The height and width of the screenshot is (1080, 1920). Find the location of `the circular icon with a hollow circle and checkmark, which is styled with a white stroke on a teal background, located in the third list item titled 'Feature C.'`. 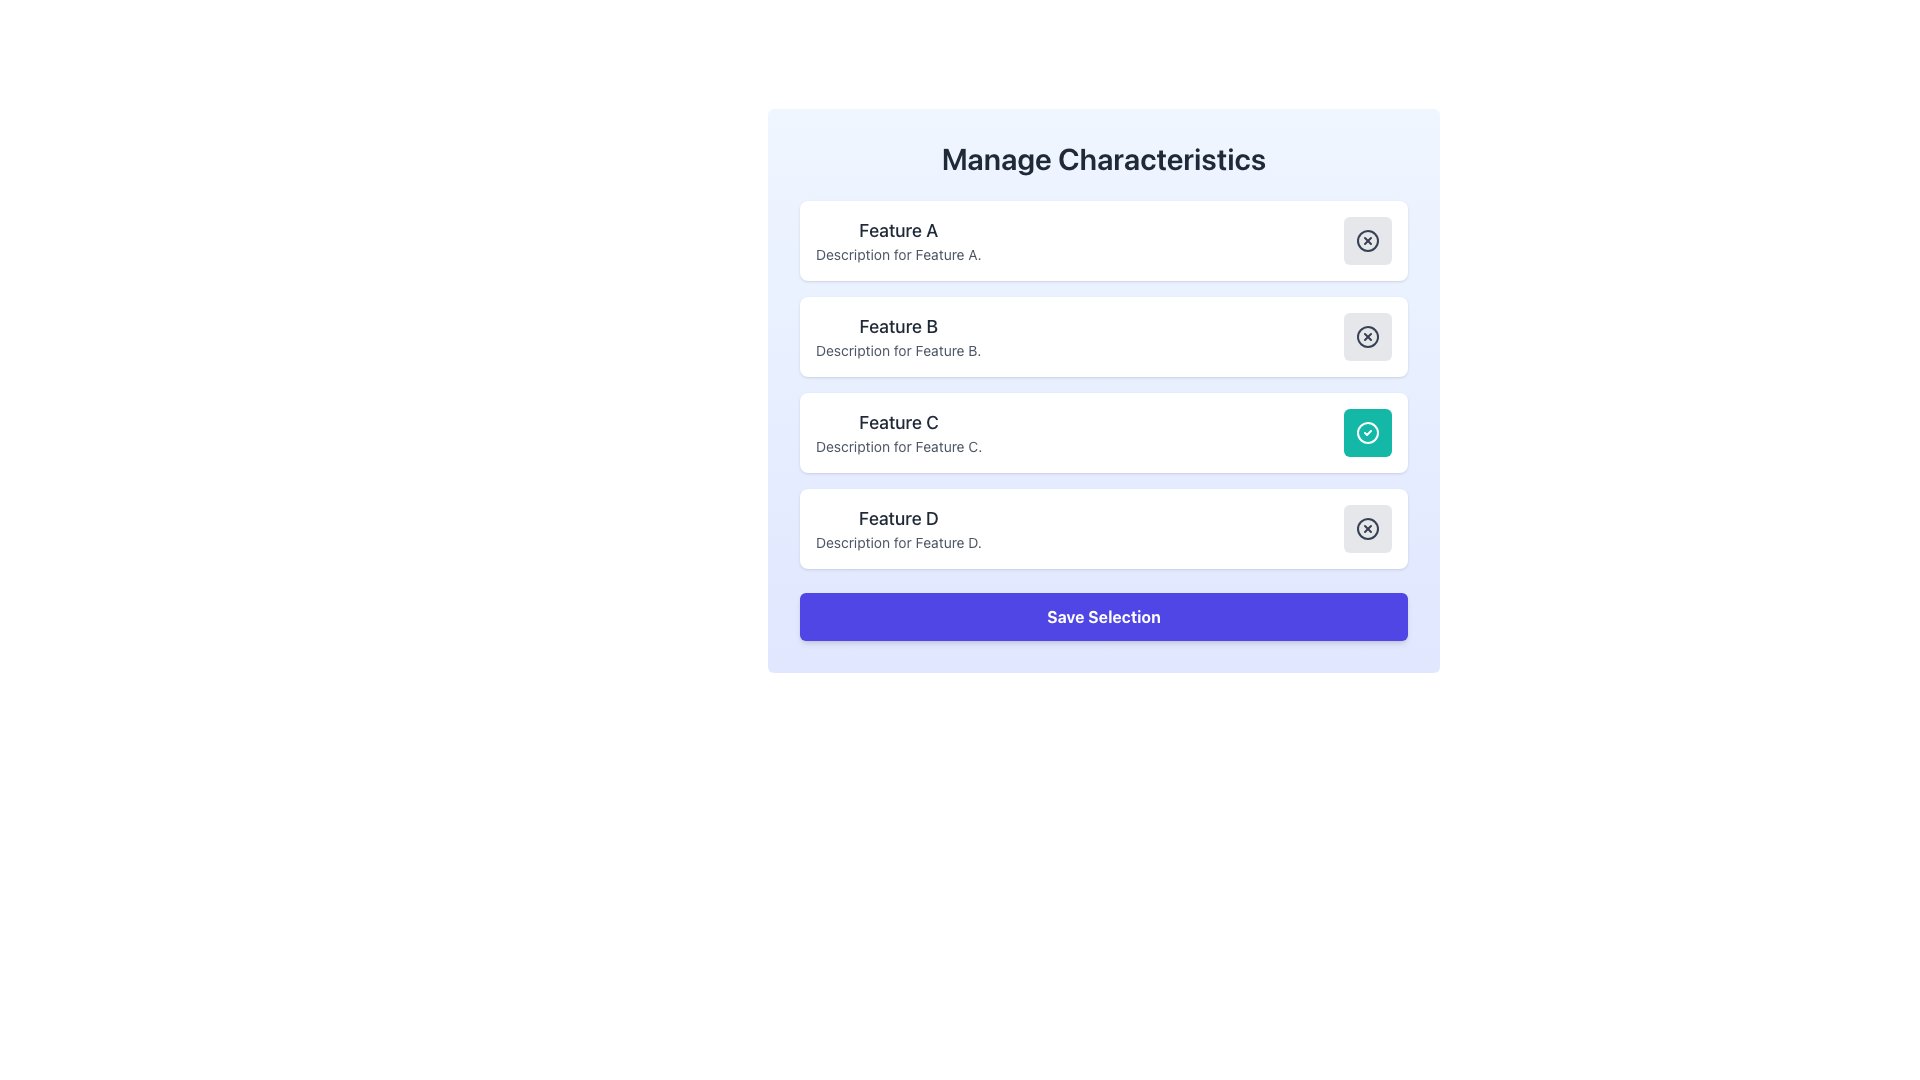

the circular icon with a hollow circle and checkmark, which is styled with a white stroke on a teal background, located in the third list item titled 'Feature C.' is located at coordinates (1367, 431).